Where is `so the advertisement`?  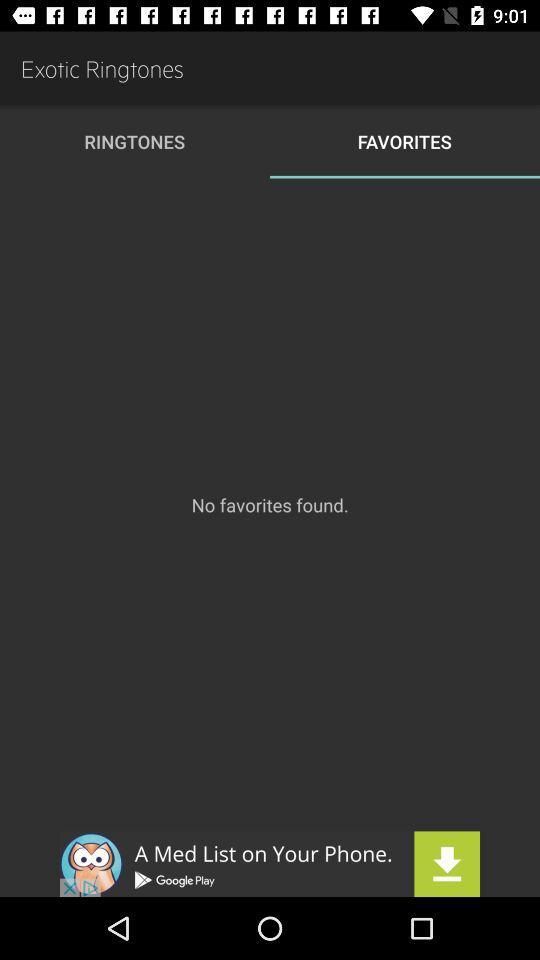 so the advertisement is located at coordinates (270, 863).